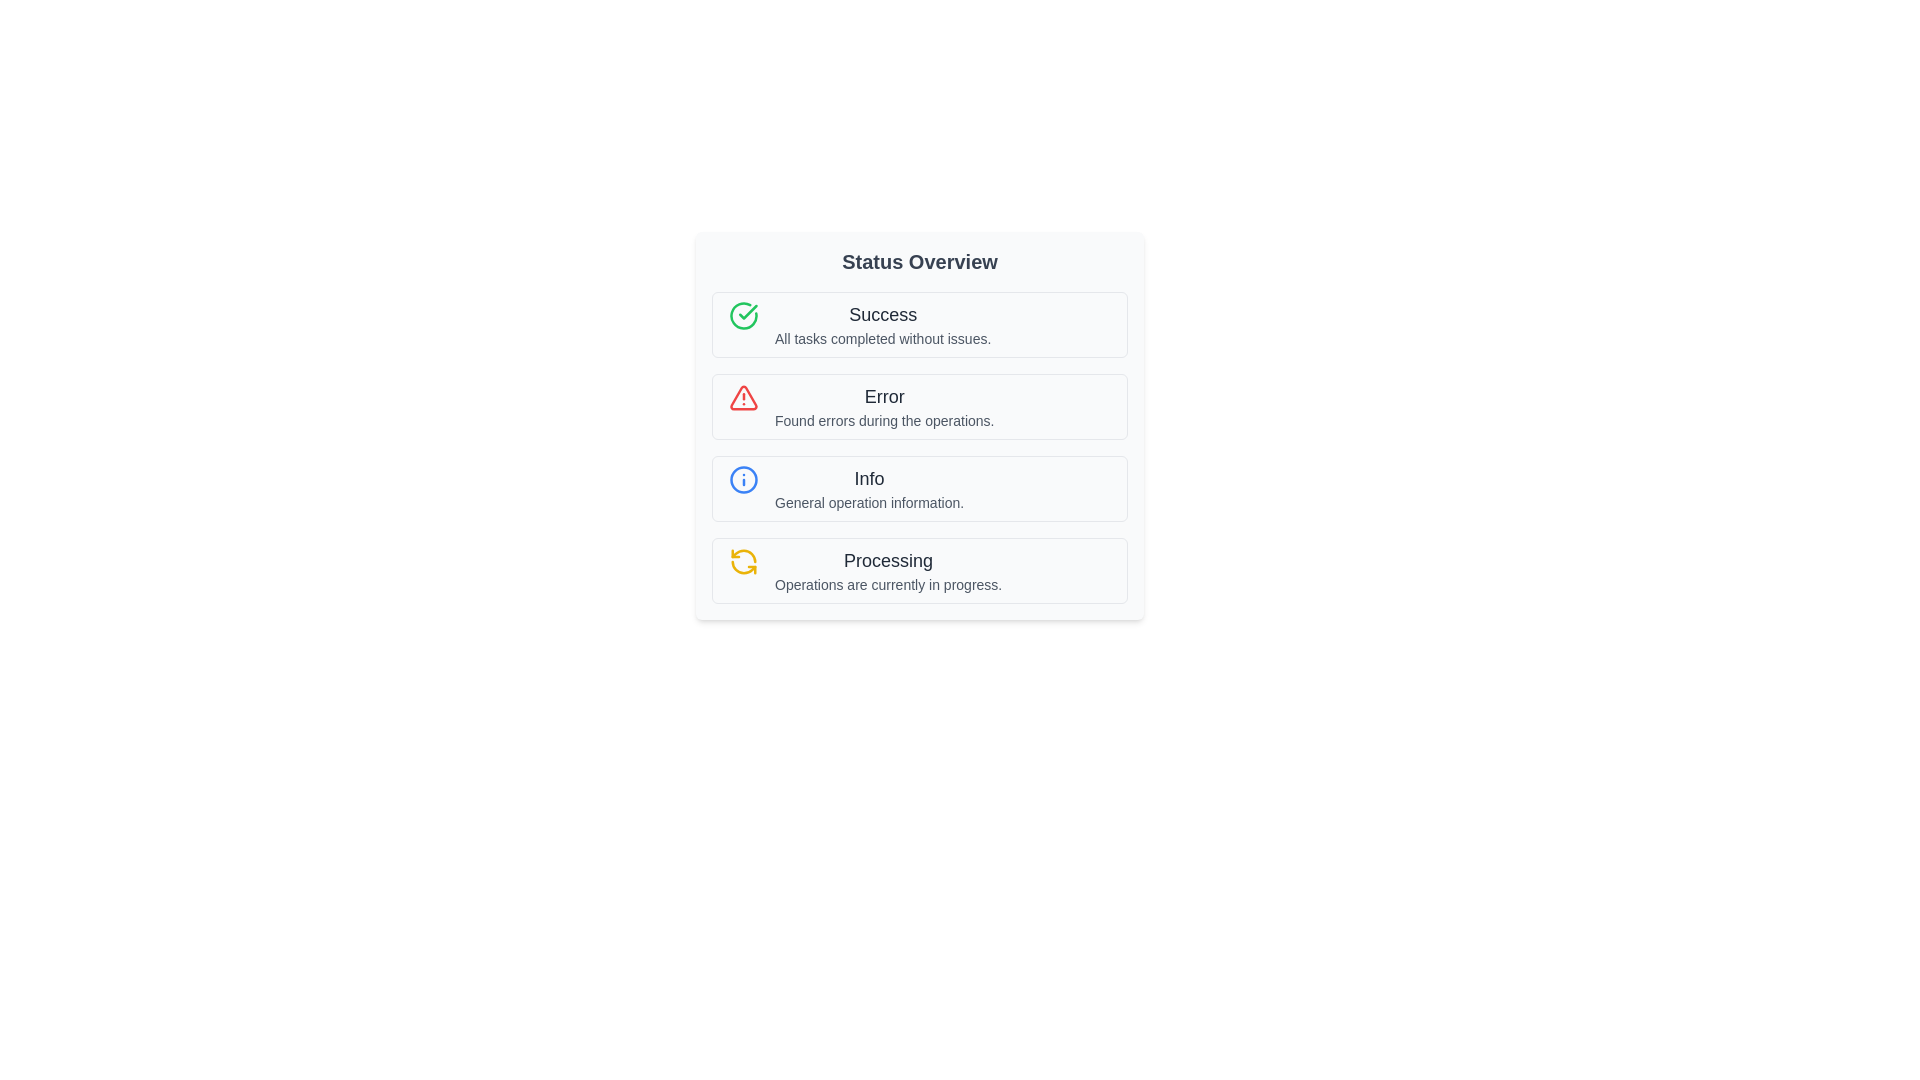  What do you see at coordinates (882, 315) in the screenshot?
I see `the Text label that indicates a successful status for the associated task, located above the text 'All tasks completed without issues.'` at bounding box center [882, 315].